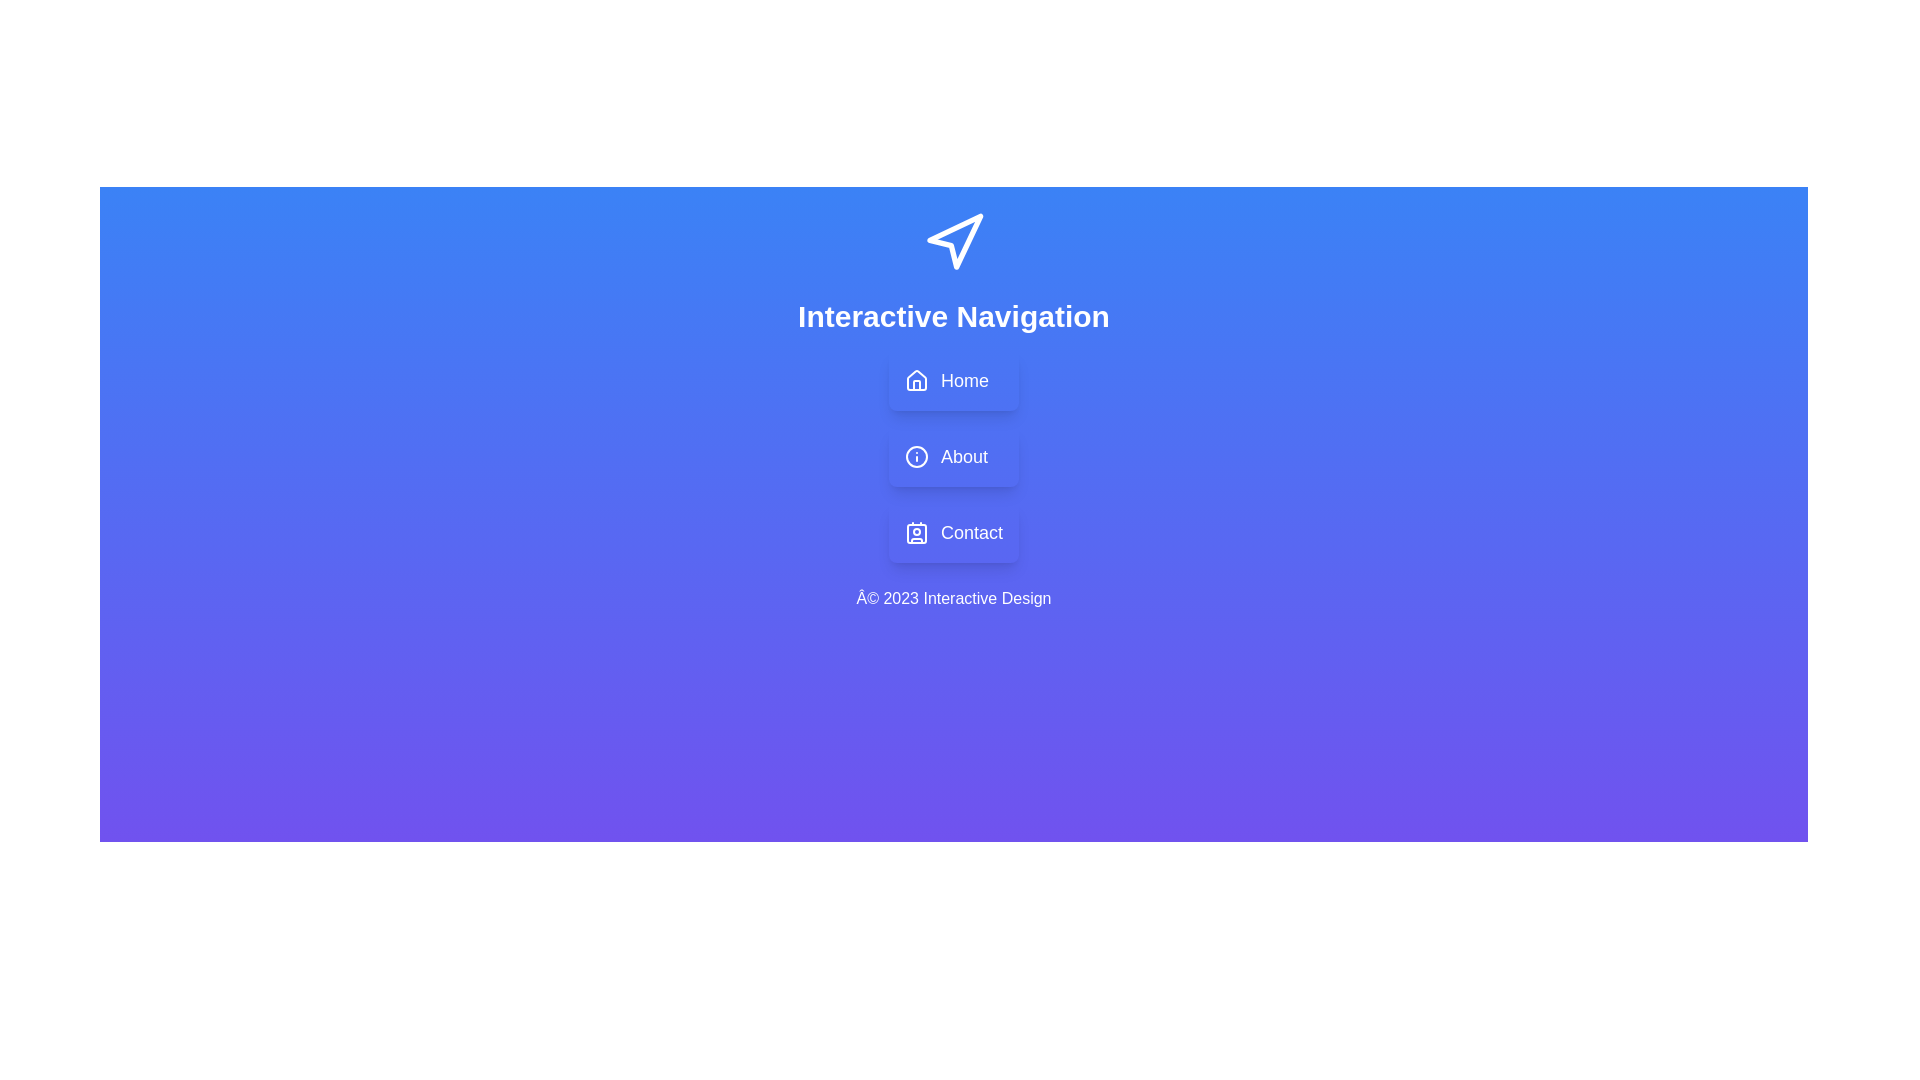 The height and width of the screenshot is (1080, 1920). What do you see at coordinates (953, 456) in the screenshot?
I see `the 'About' button, which is the second item in the list of navigation buttons, located below the 'Home' button and above the 'Contact' button` at bounding box center [953, 456].